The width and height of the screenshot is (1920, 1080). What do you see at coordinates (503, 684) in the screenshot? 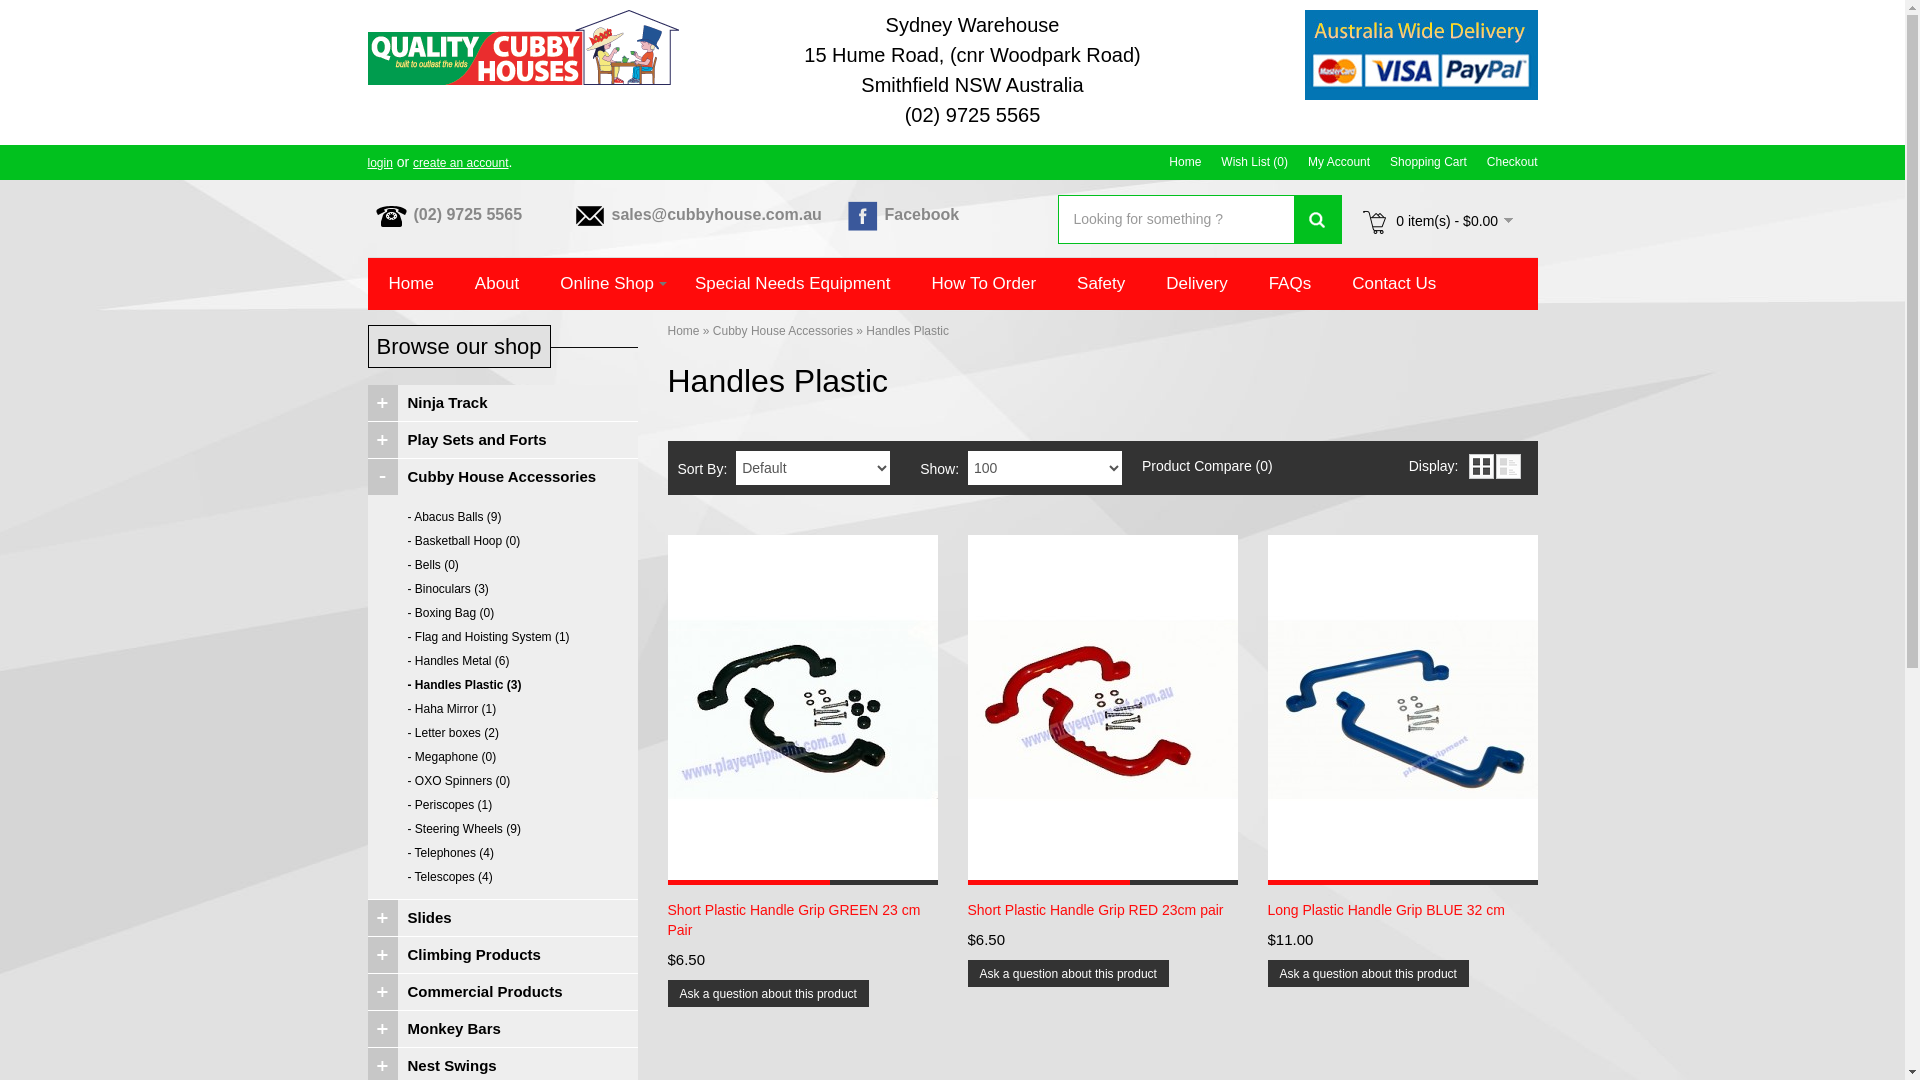
I see `'- Handles Plastic (3)'` at bounding box center [503, 684].